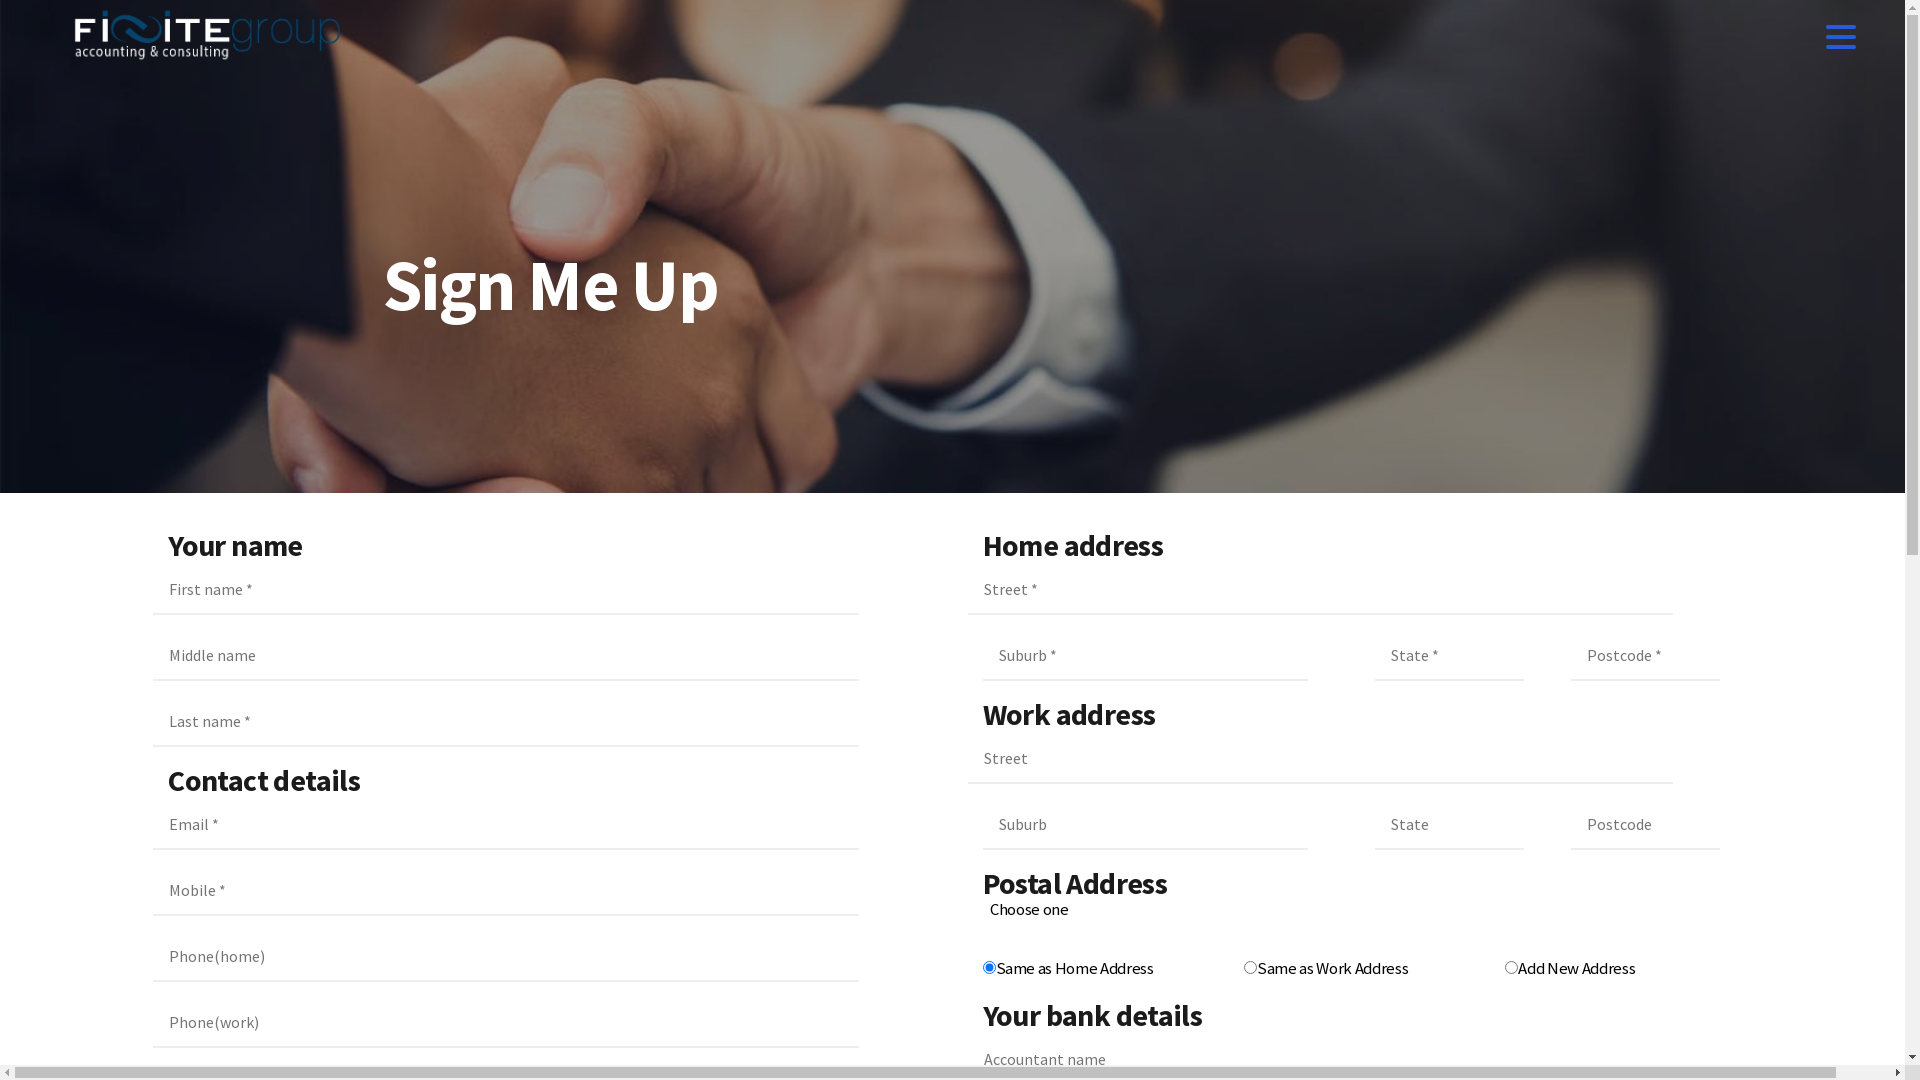  I want to click on 'Same as Work Address', so click(1249, 966).